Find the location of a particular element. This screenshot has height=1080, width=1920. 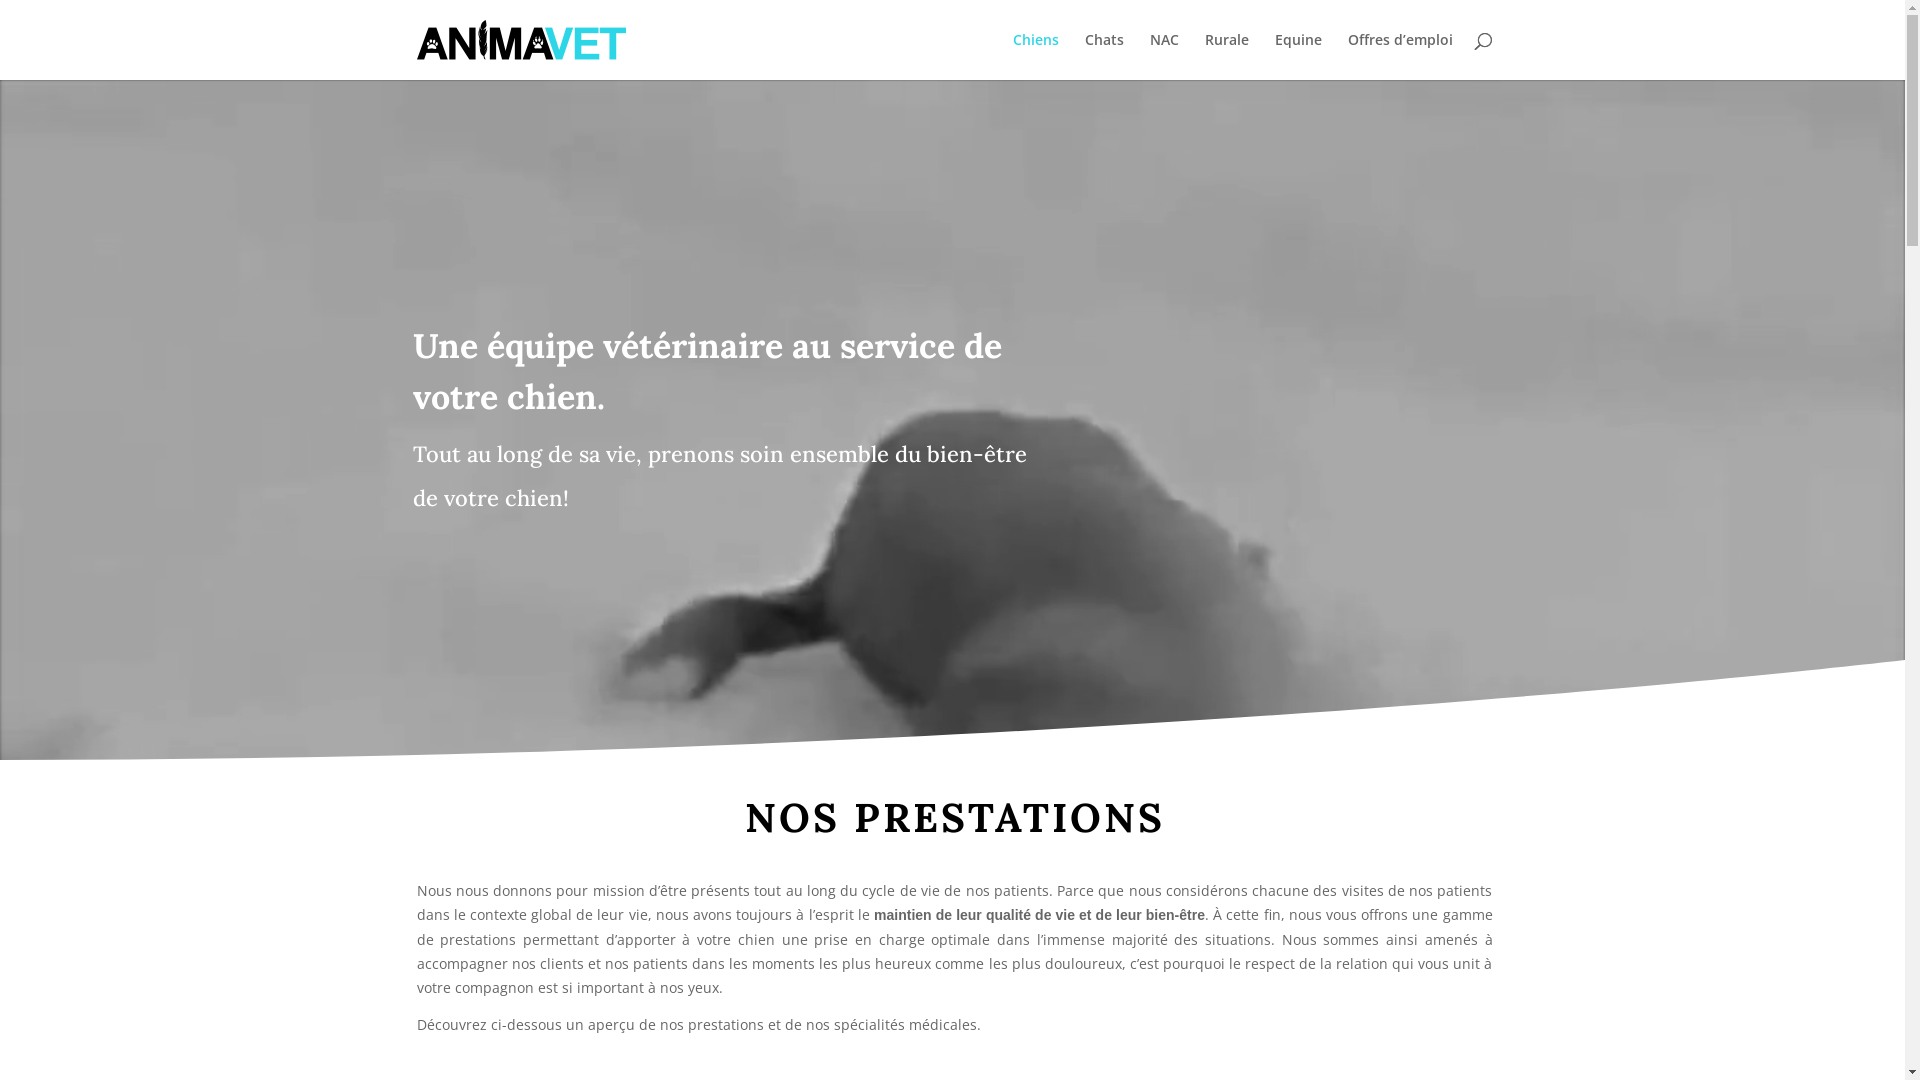

'Rurale' is located at coordinates (1203, 55).